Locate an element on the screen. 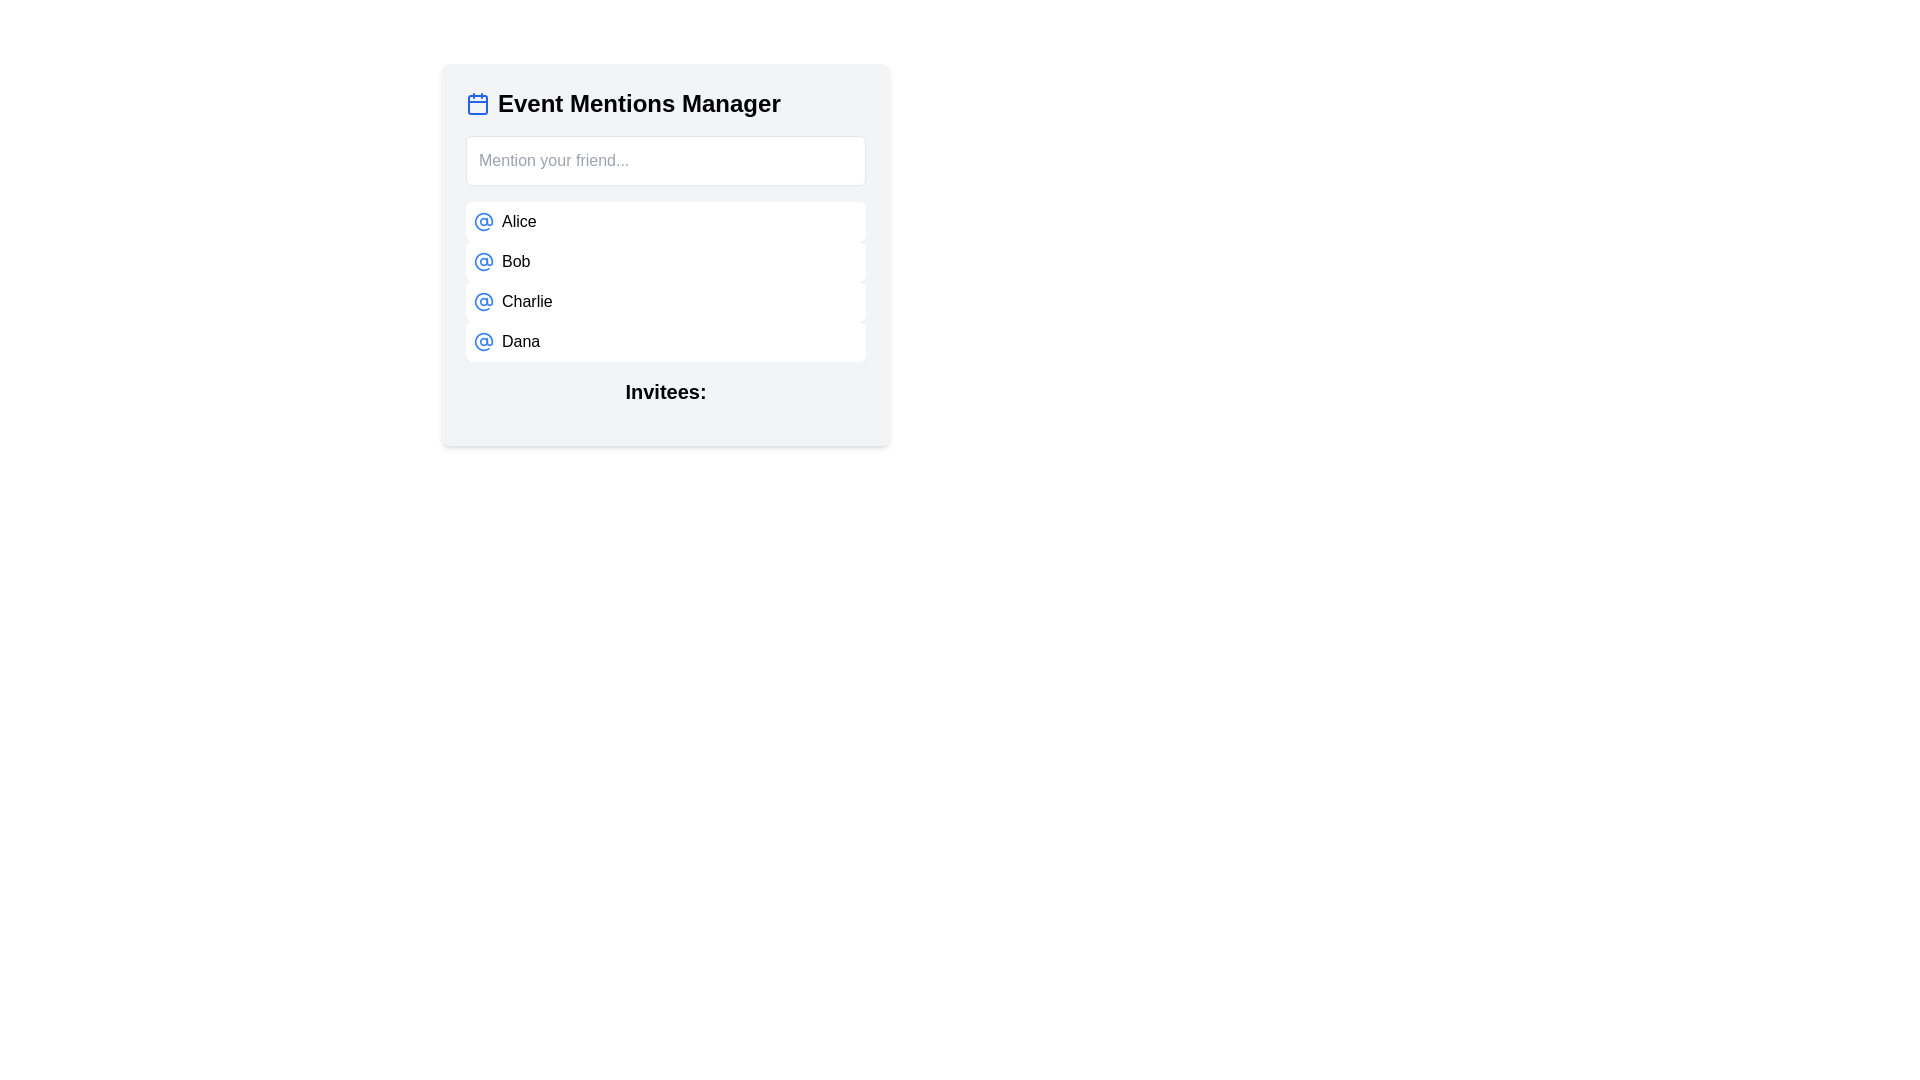  the '@' icon next to the name 'Dana' in the invitees list, which is the fourth item in that list is located at coordinates (484, 341).